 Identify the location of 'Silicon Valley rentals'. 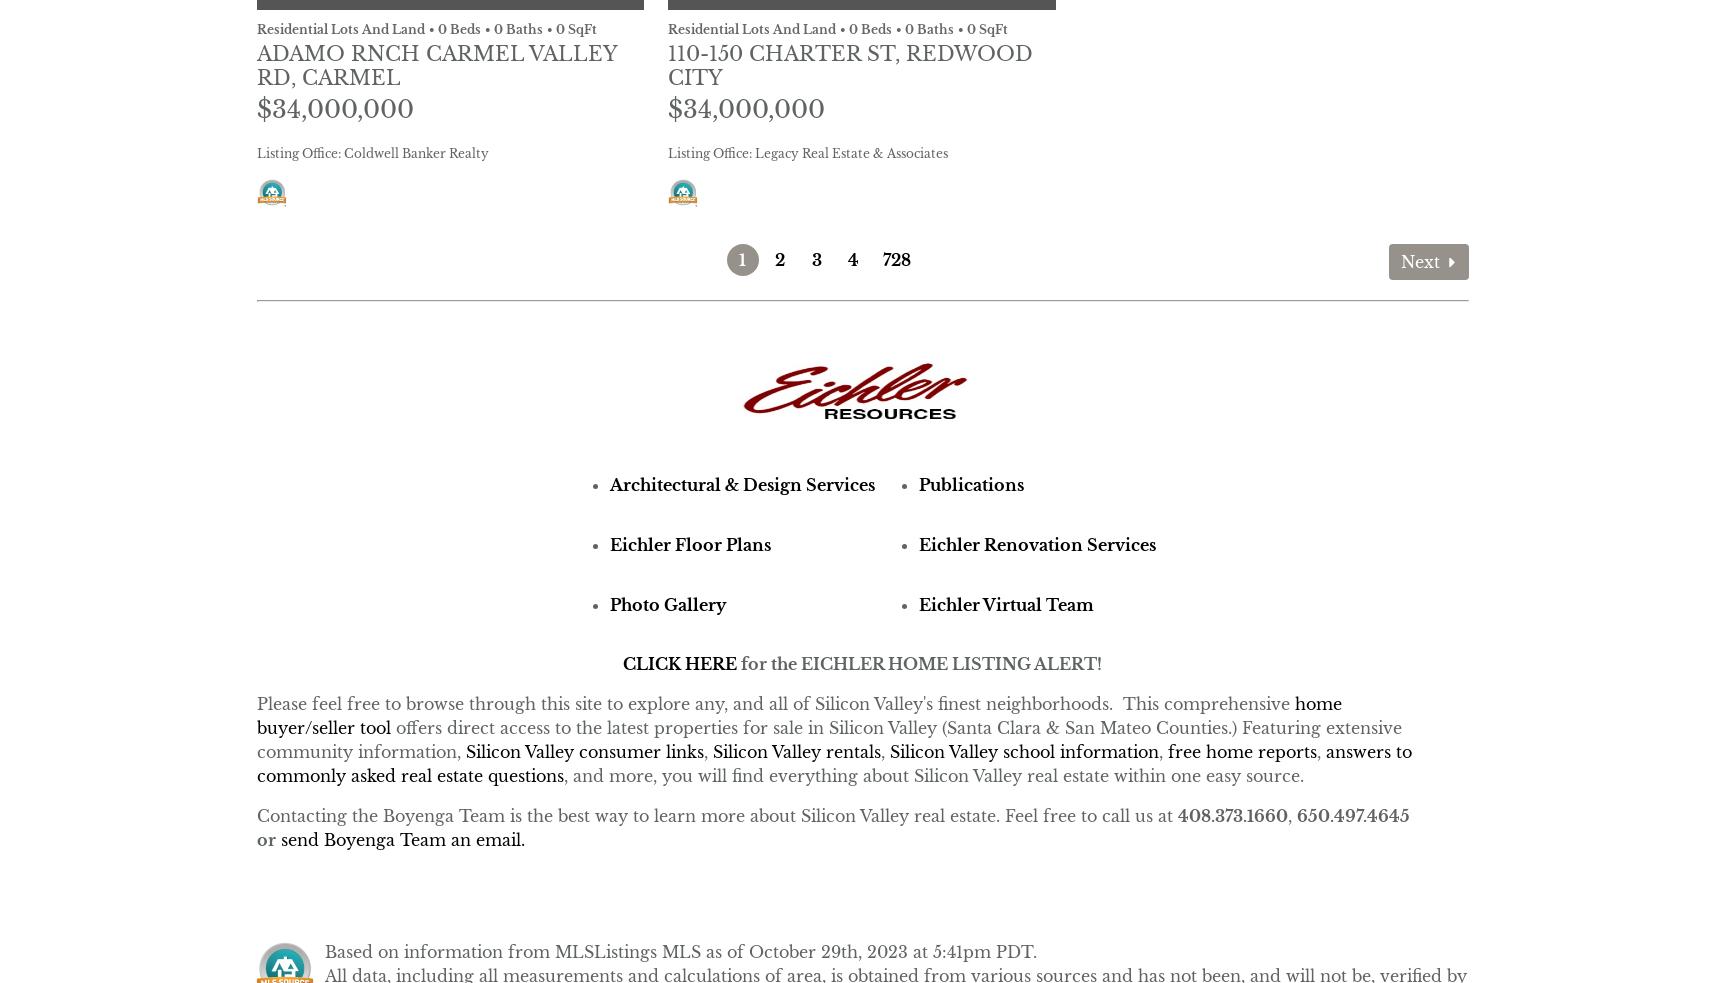
(795, 750).